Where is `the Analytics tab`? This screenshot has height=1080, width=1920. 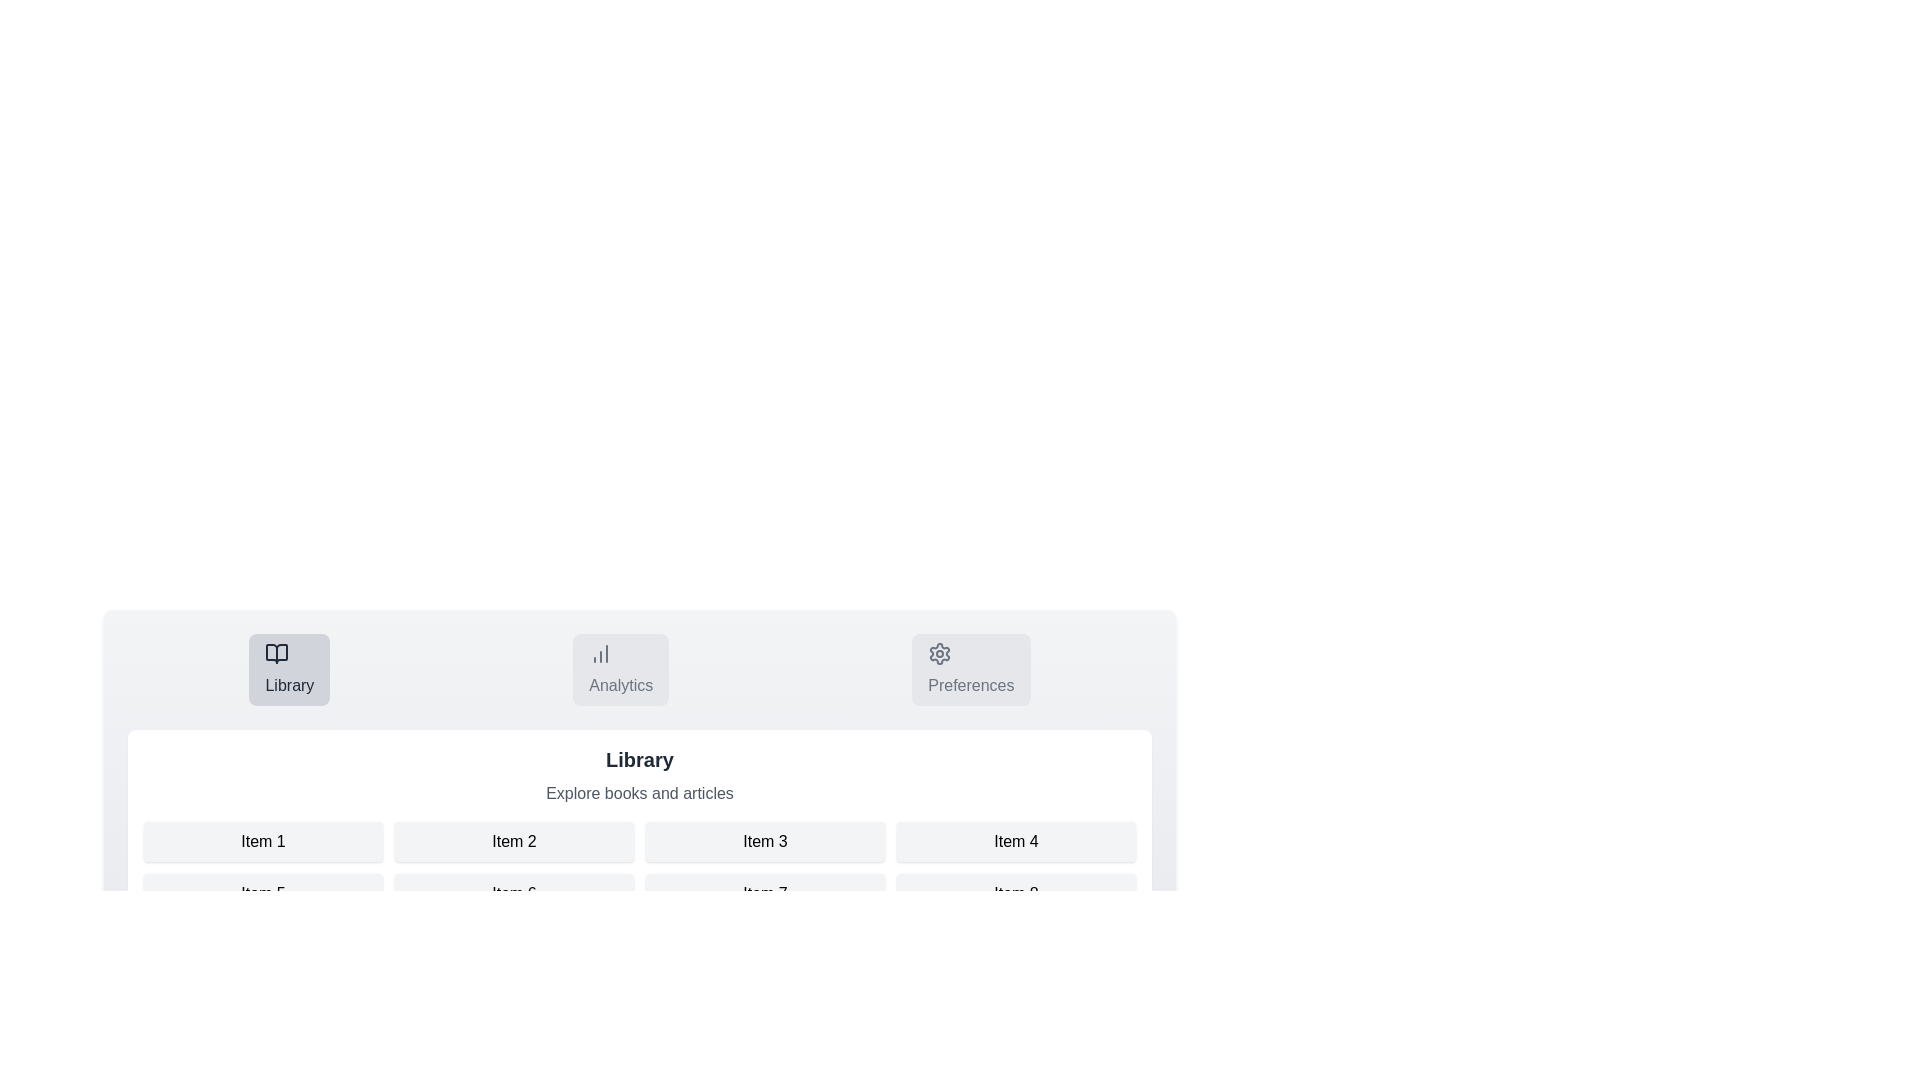 the Analytics tab is located at coordinates (620, 670).